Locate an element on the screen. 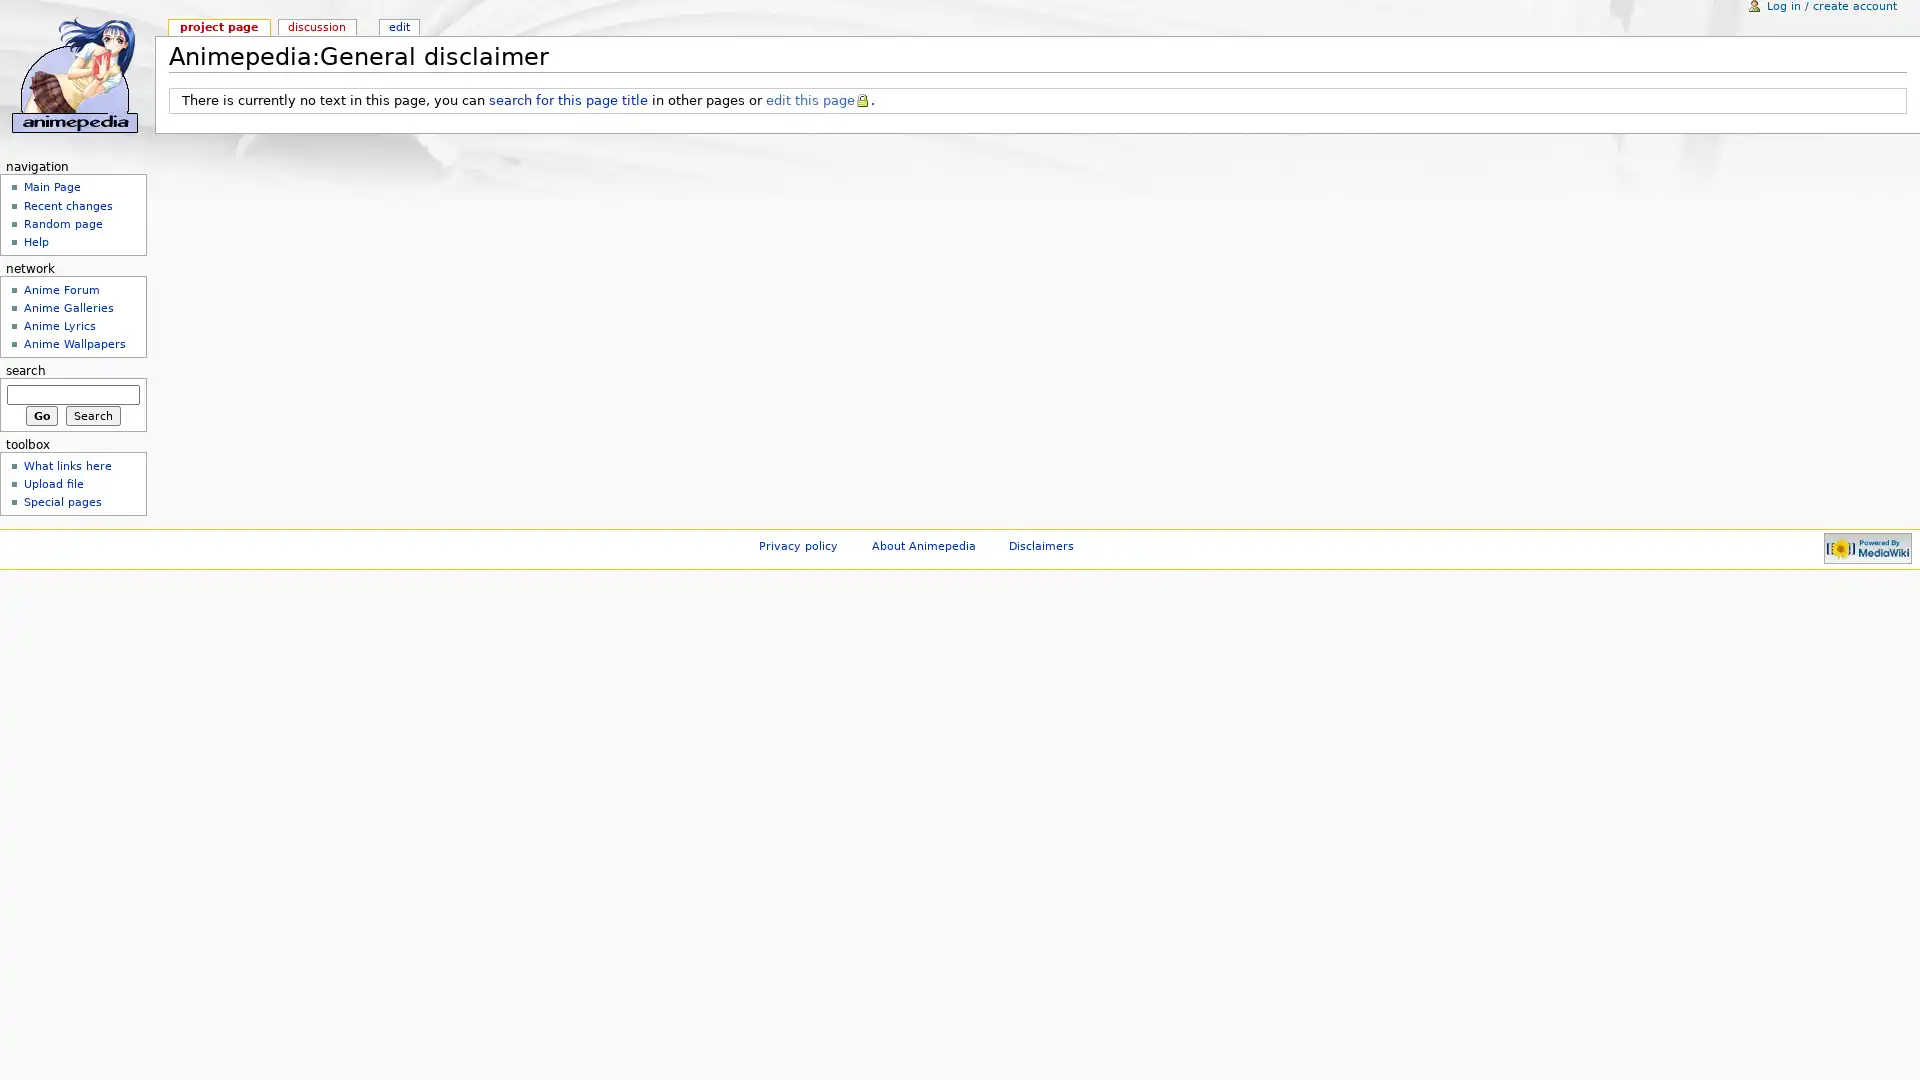  Search is located at coordinates (92, 415).